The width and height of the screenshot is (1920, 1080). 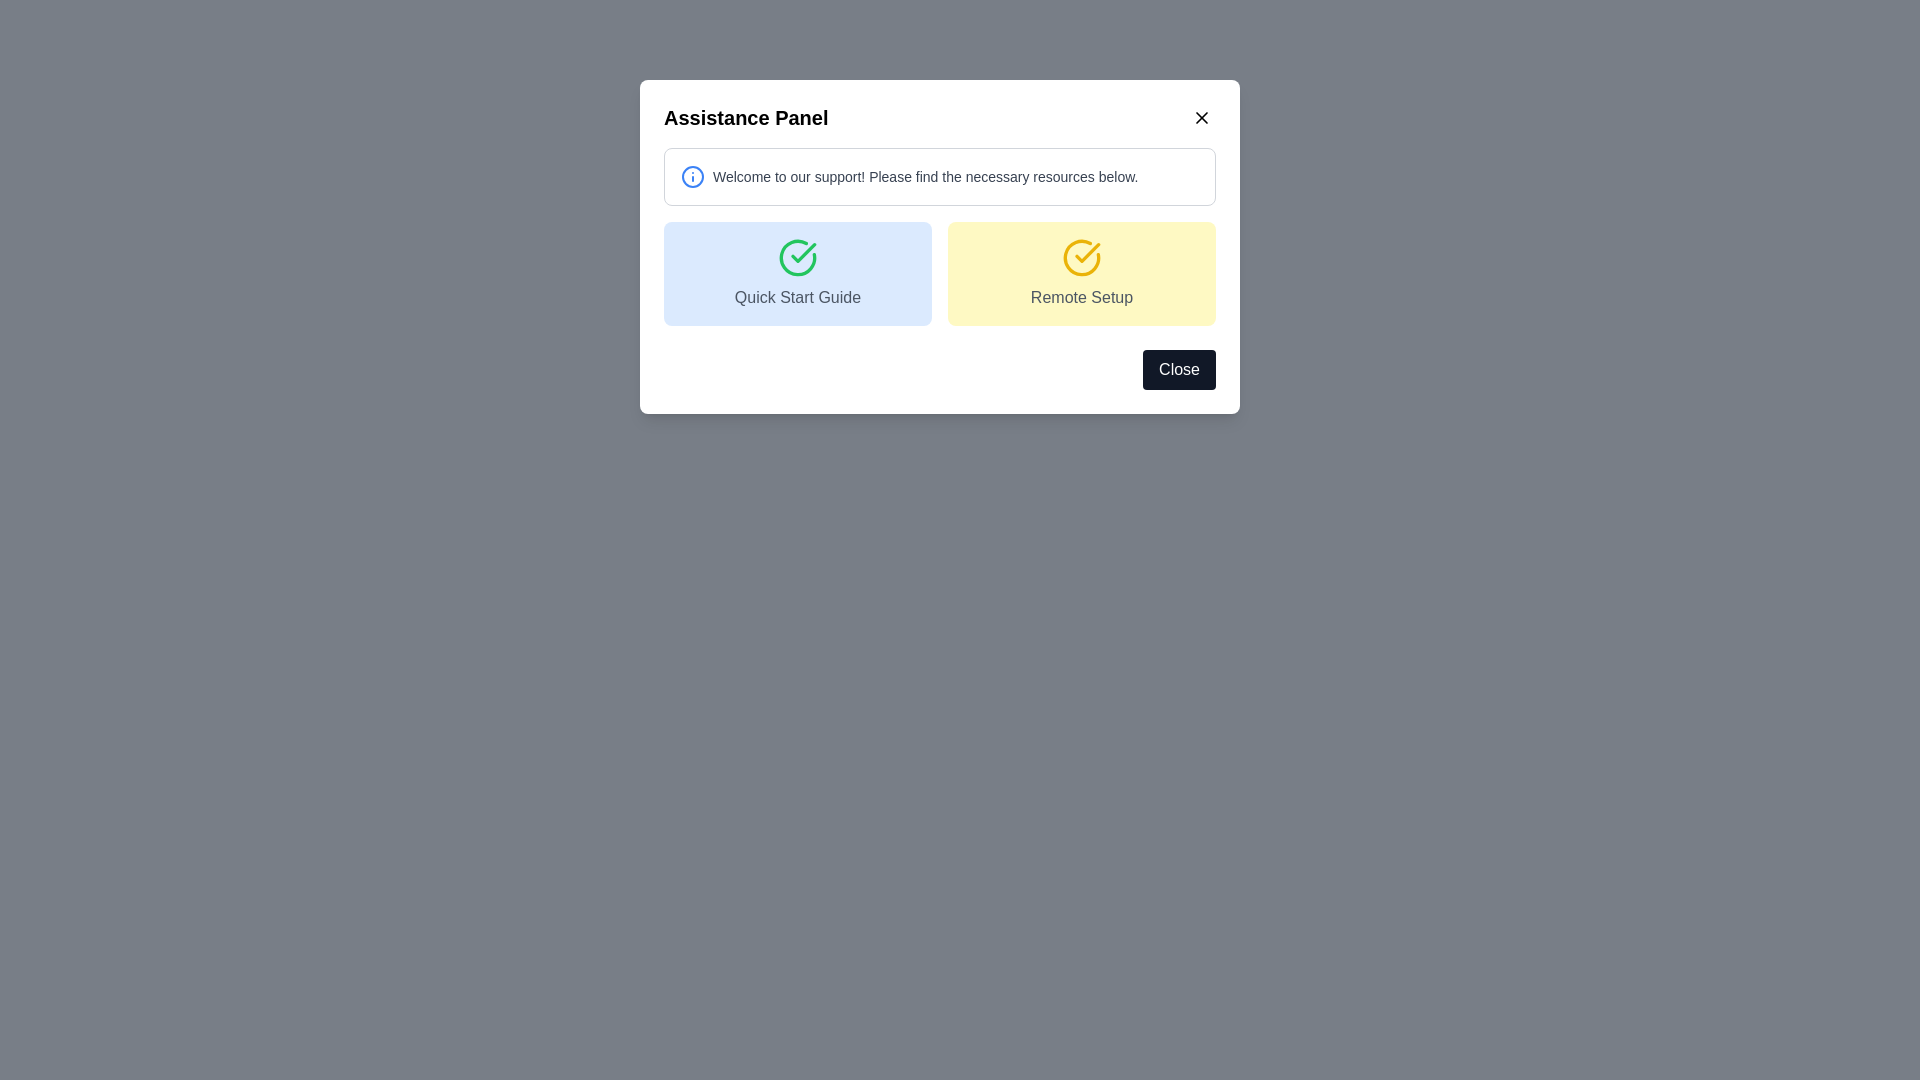 What do you see at coordinates (796, 257) in the screenshot?
I see `the circular icon containing a checkmark that represents a completed or confirmed status, located in the upper part of the light blue section labeled 'Quick Start Guide'` at bounding box center [796, 257].